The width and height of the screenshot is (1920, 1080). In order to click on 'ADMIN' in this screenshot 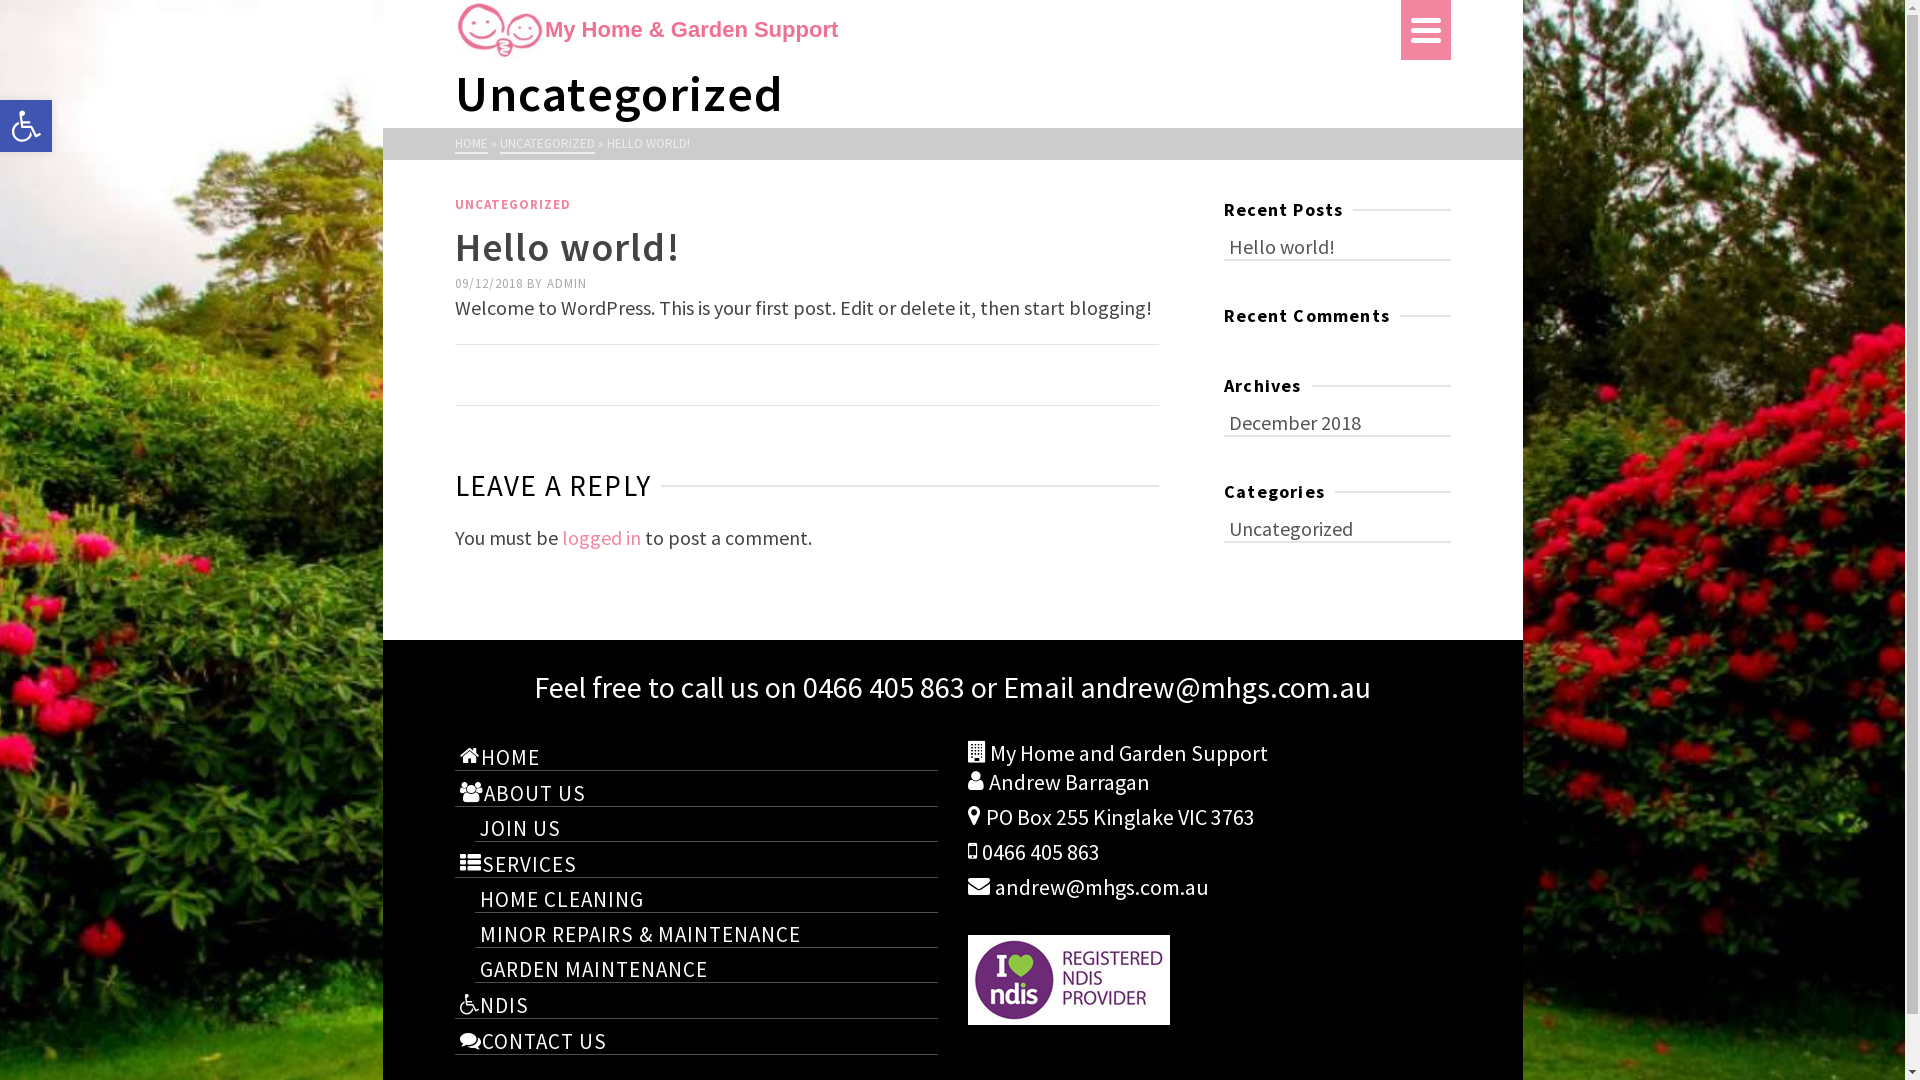, I will do `click(565, 283)`.